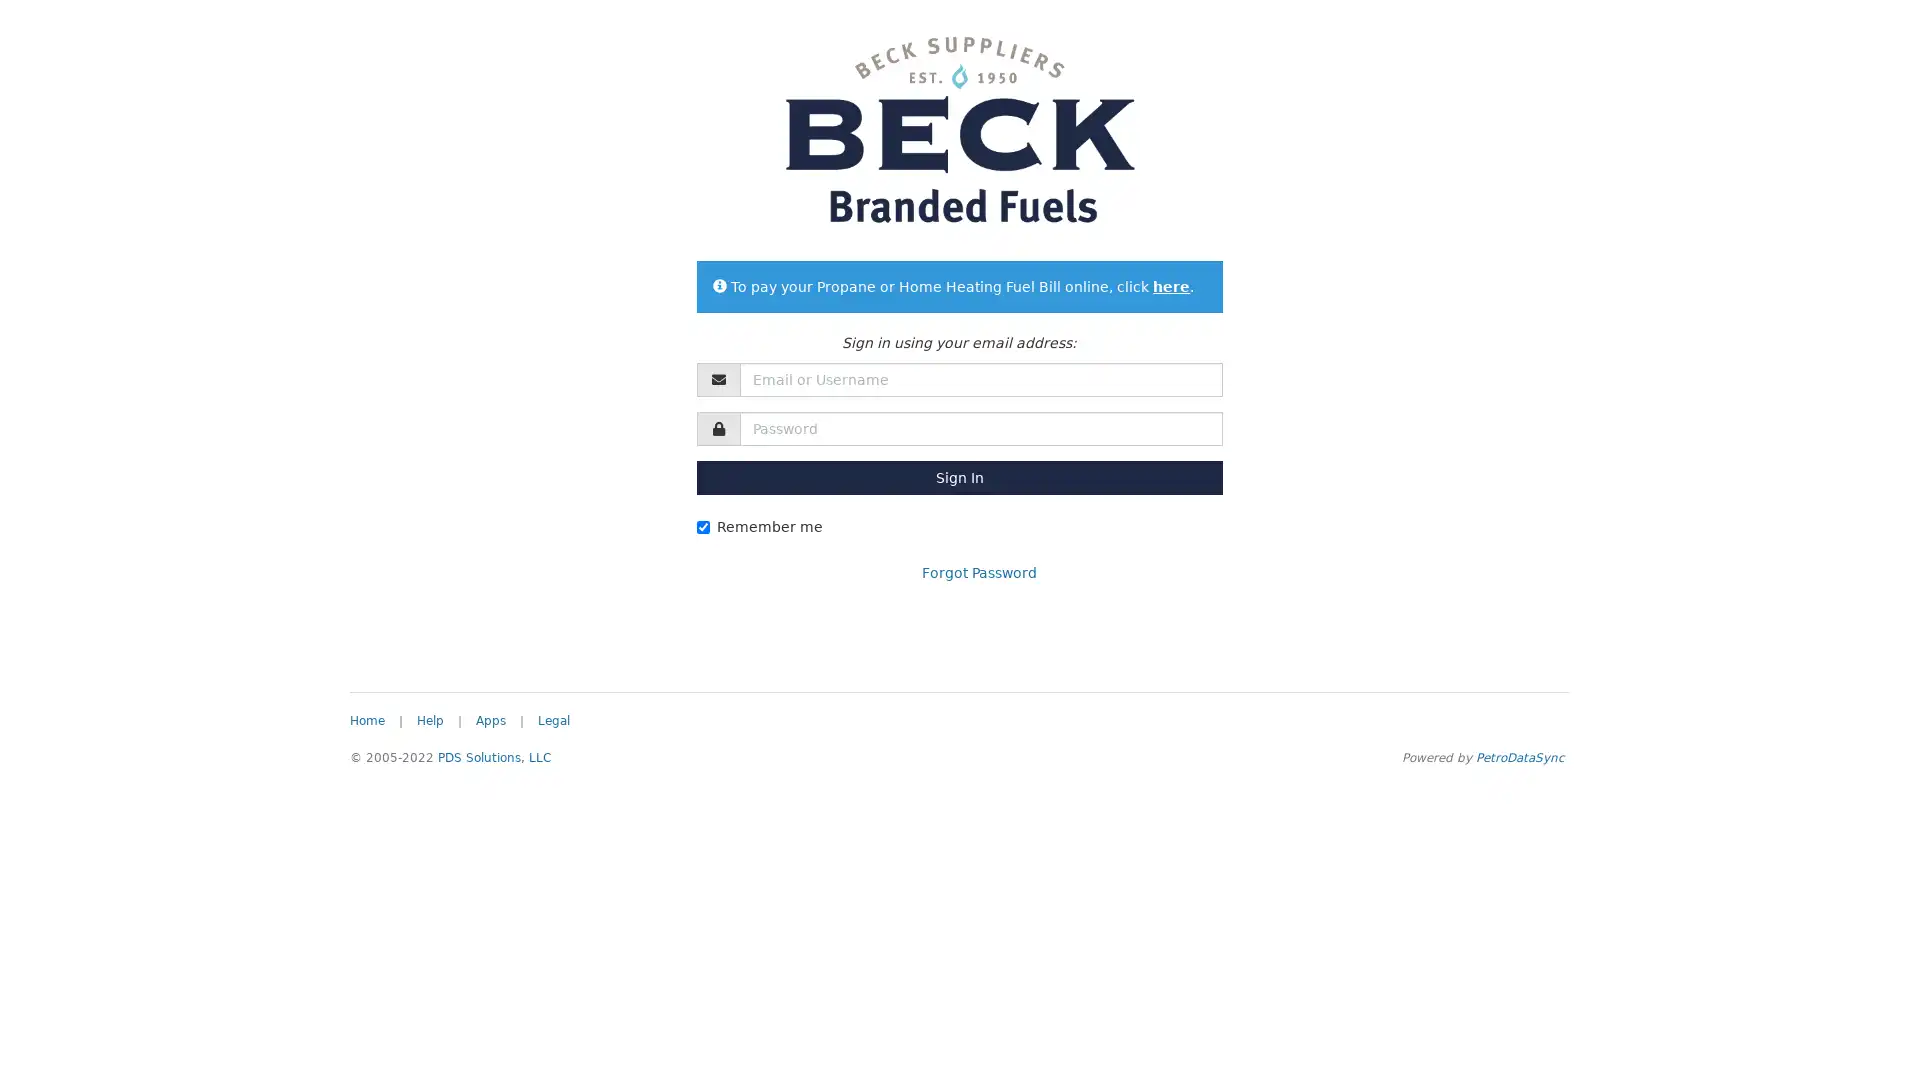 The width and height of the screenshot is (1920, 1080). Describe the element at coordinates (978, 571) in the screenshot. I see `Forgot Password` at that location.